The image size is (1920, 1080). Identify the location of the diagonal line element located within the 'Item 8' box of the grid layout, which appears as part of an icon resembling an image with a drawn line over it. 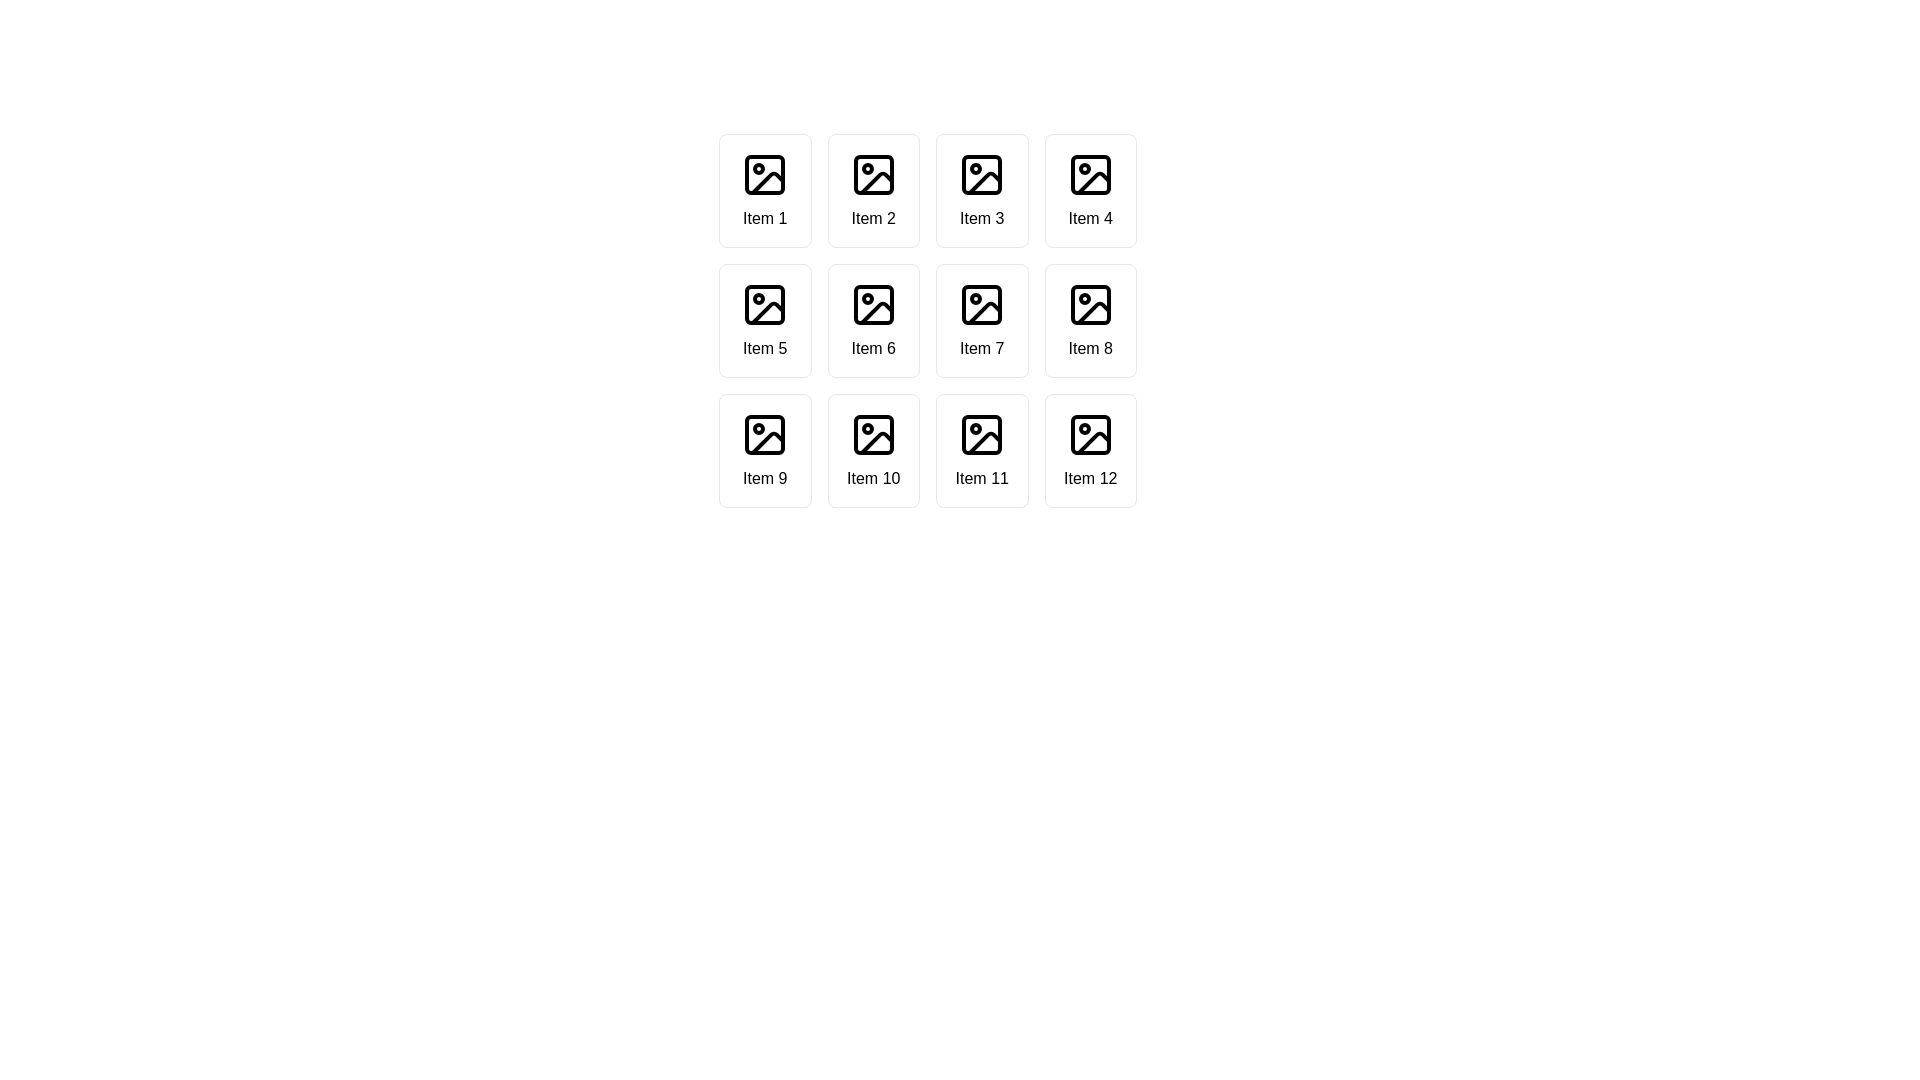
(1092, 313).